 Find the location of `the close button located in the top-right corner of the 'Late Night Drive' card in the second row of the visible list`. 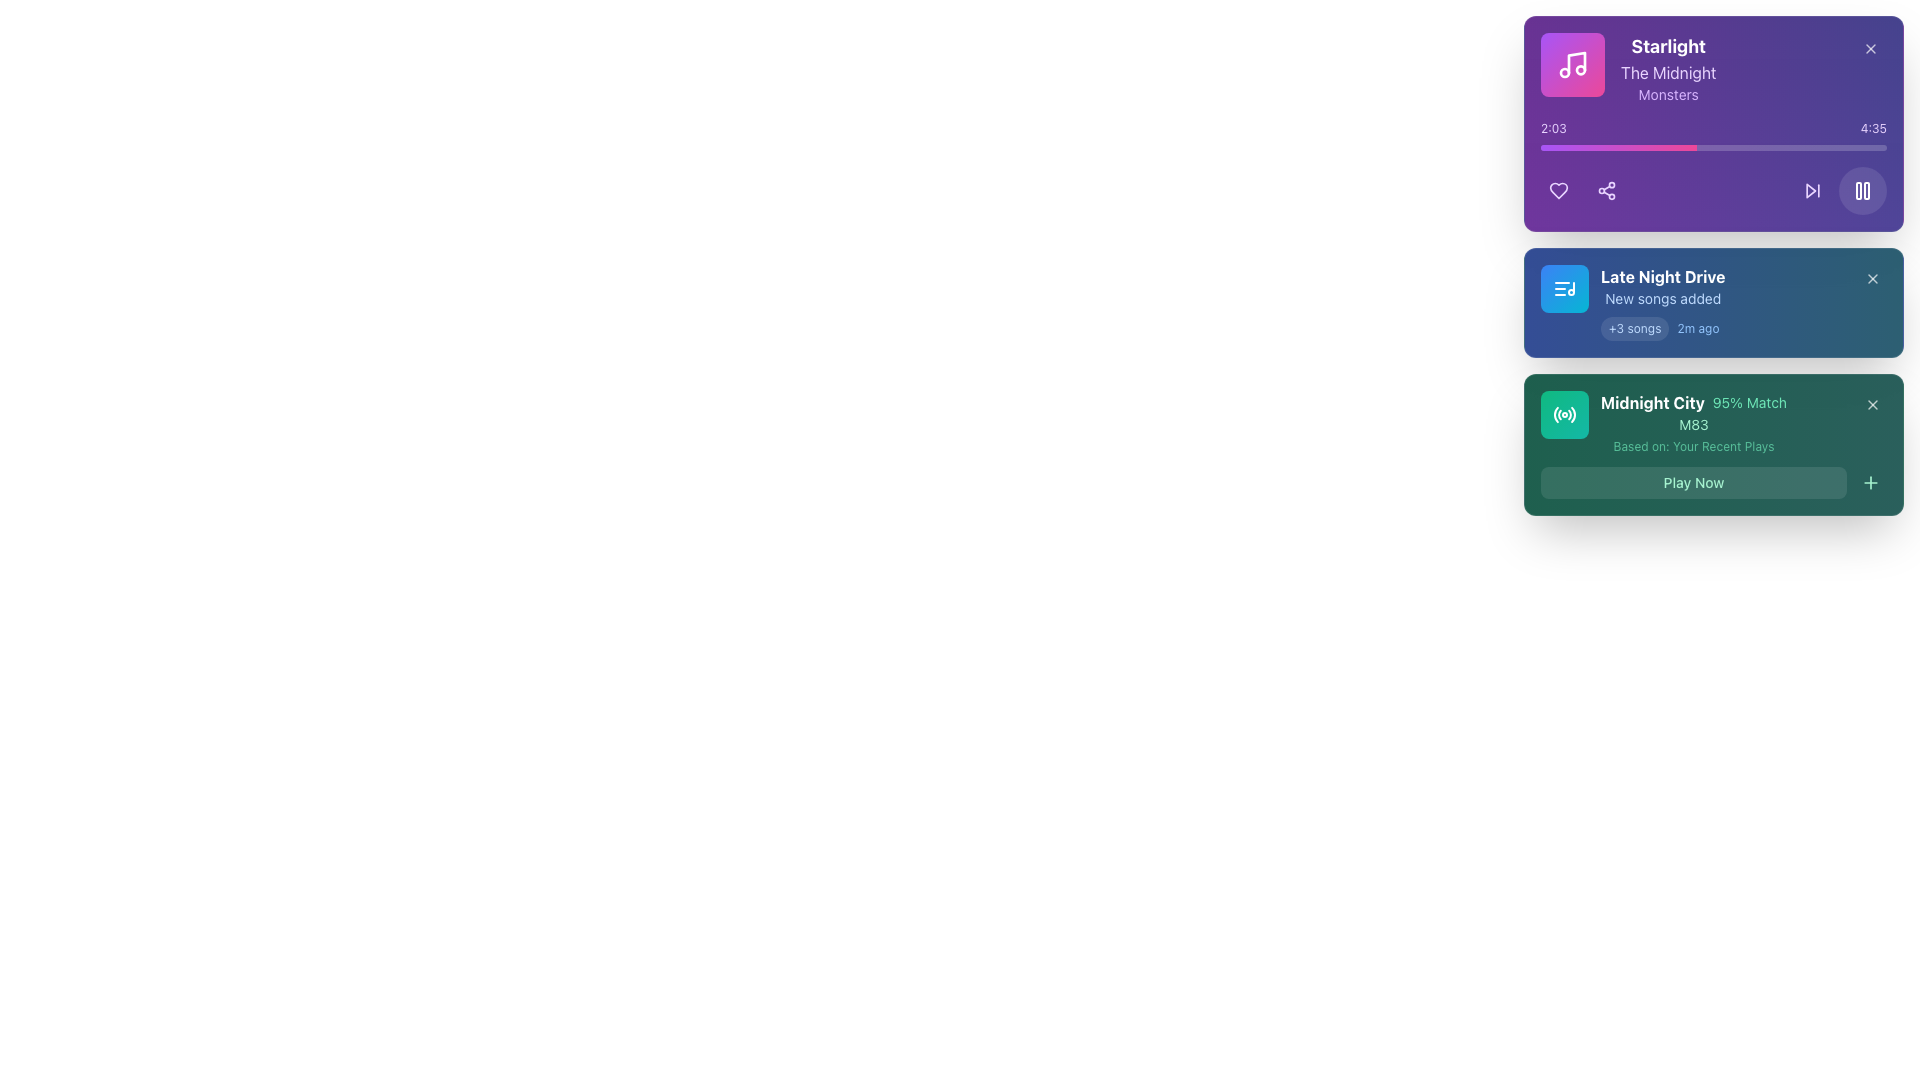

the close button located in the top-right corner of the 'Late Night Drive' card in the second row of the visible list is located at coordinates (1871, 278).